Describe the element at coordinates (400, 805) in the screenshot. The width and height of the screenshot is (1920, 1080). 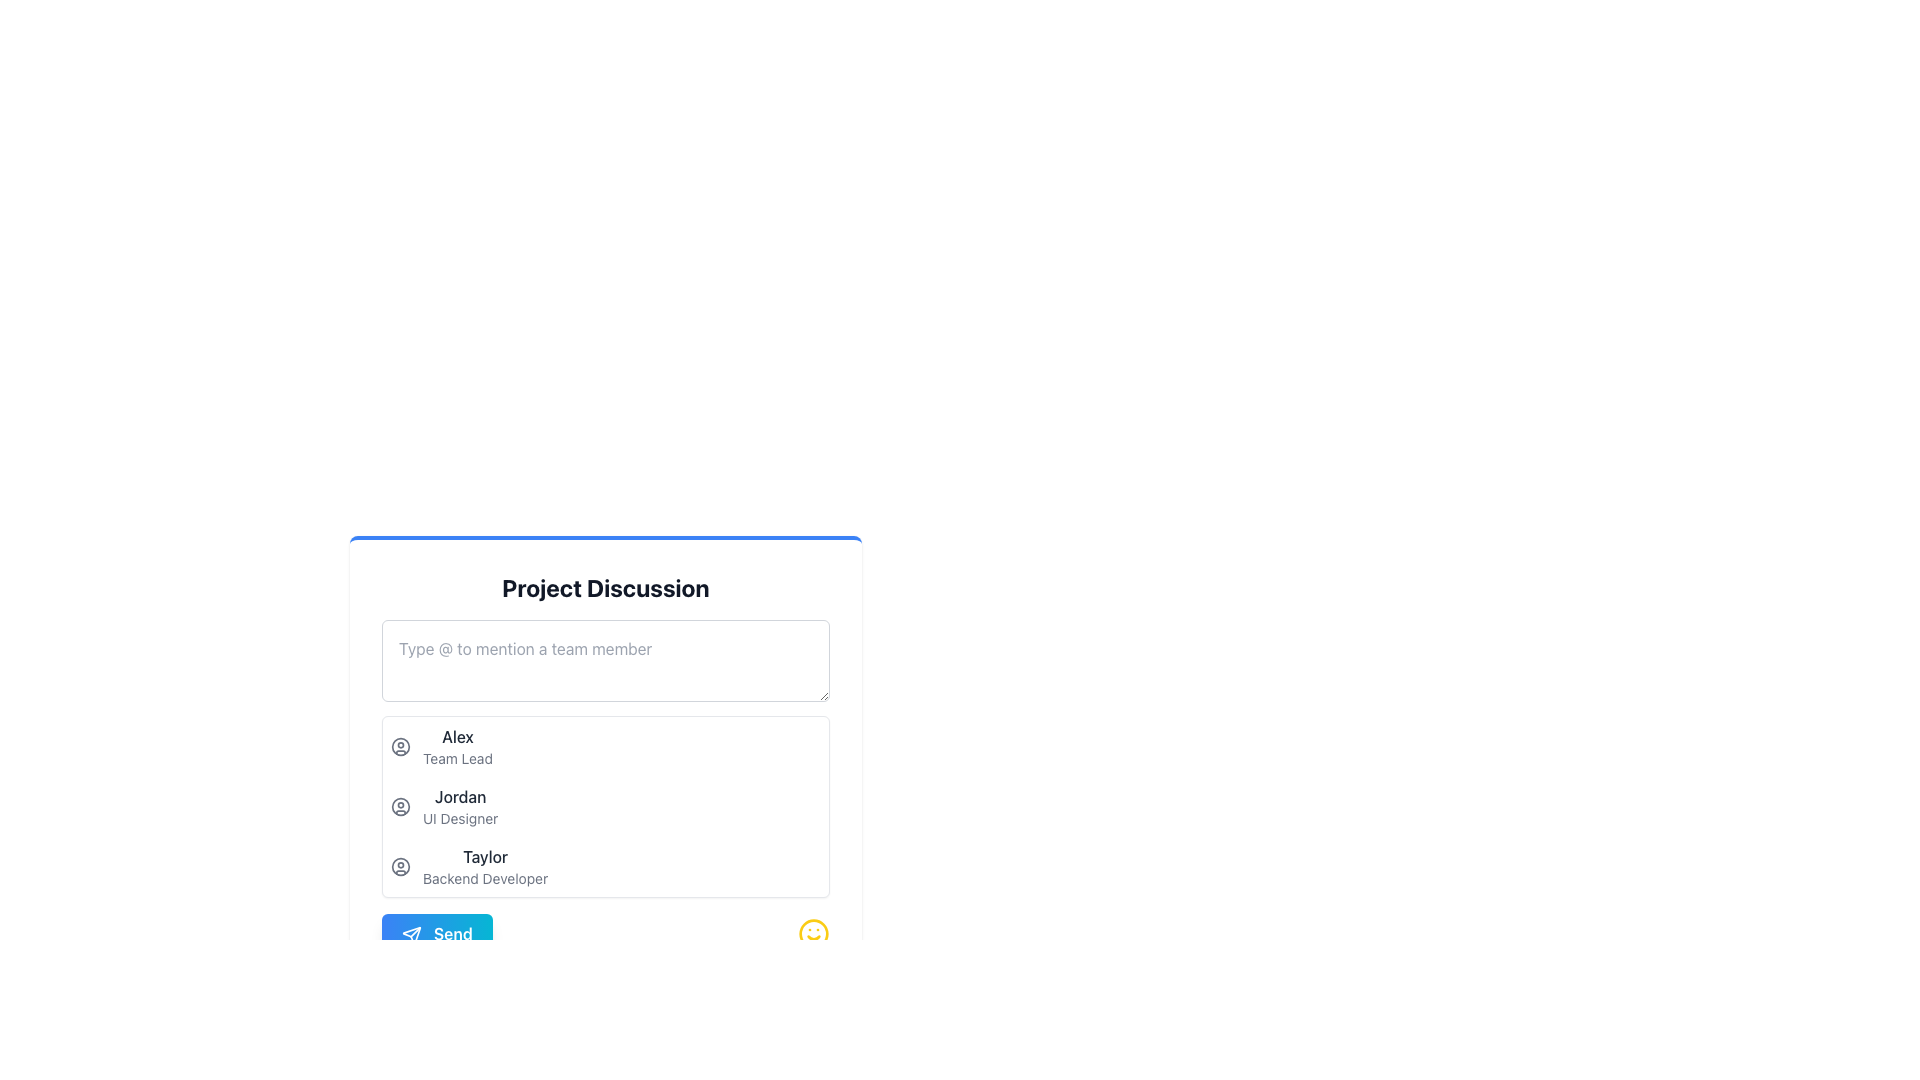
I see `the icon representing the user 'Jordan' in the user directory, which is located to the left of the name 'Jordan' in the vertical list` at that location.